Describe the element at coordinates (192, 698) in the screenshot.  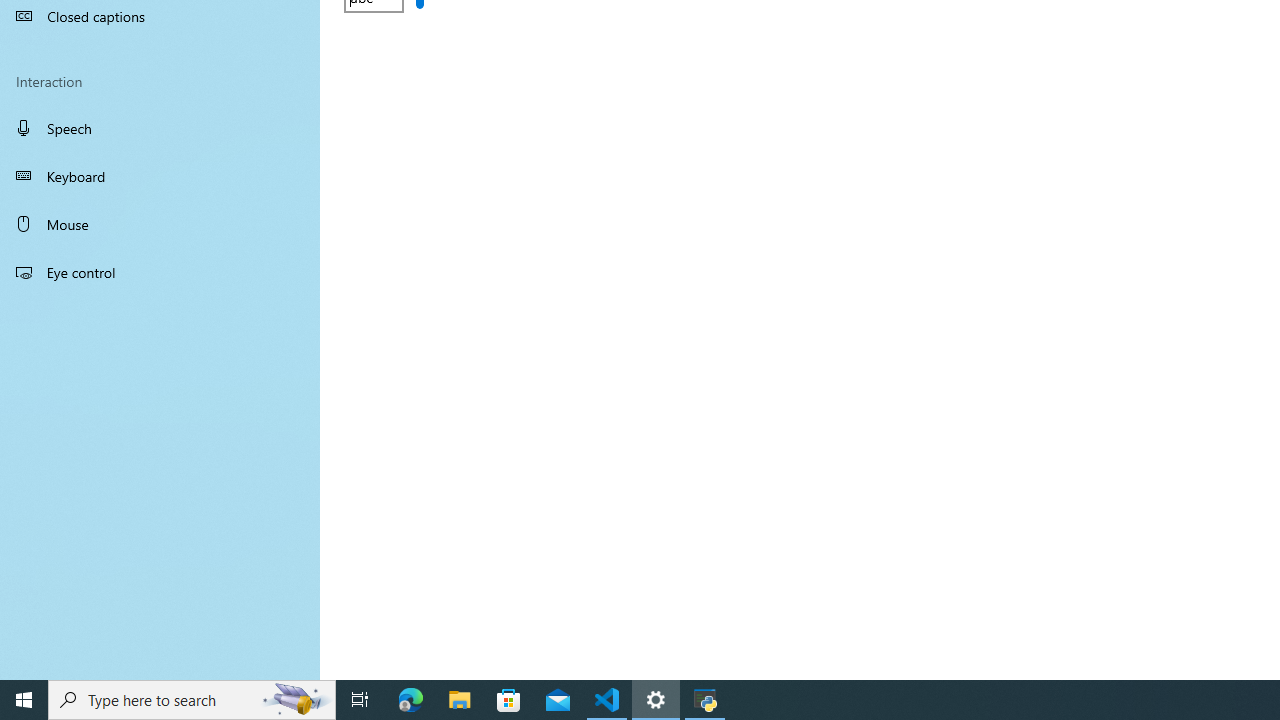
I see `'Type here to search'` at that location.